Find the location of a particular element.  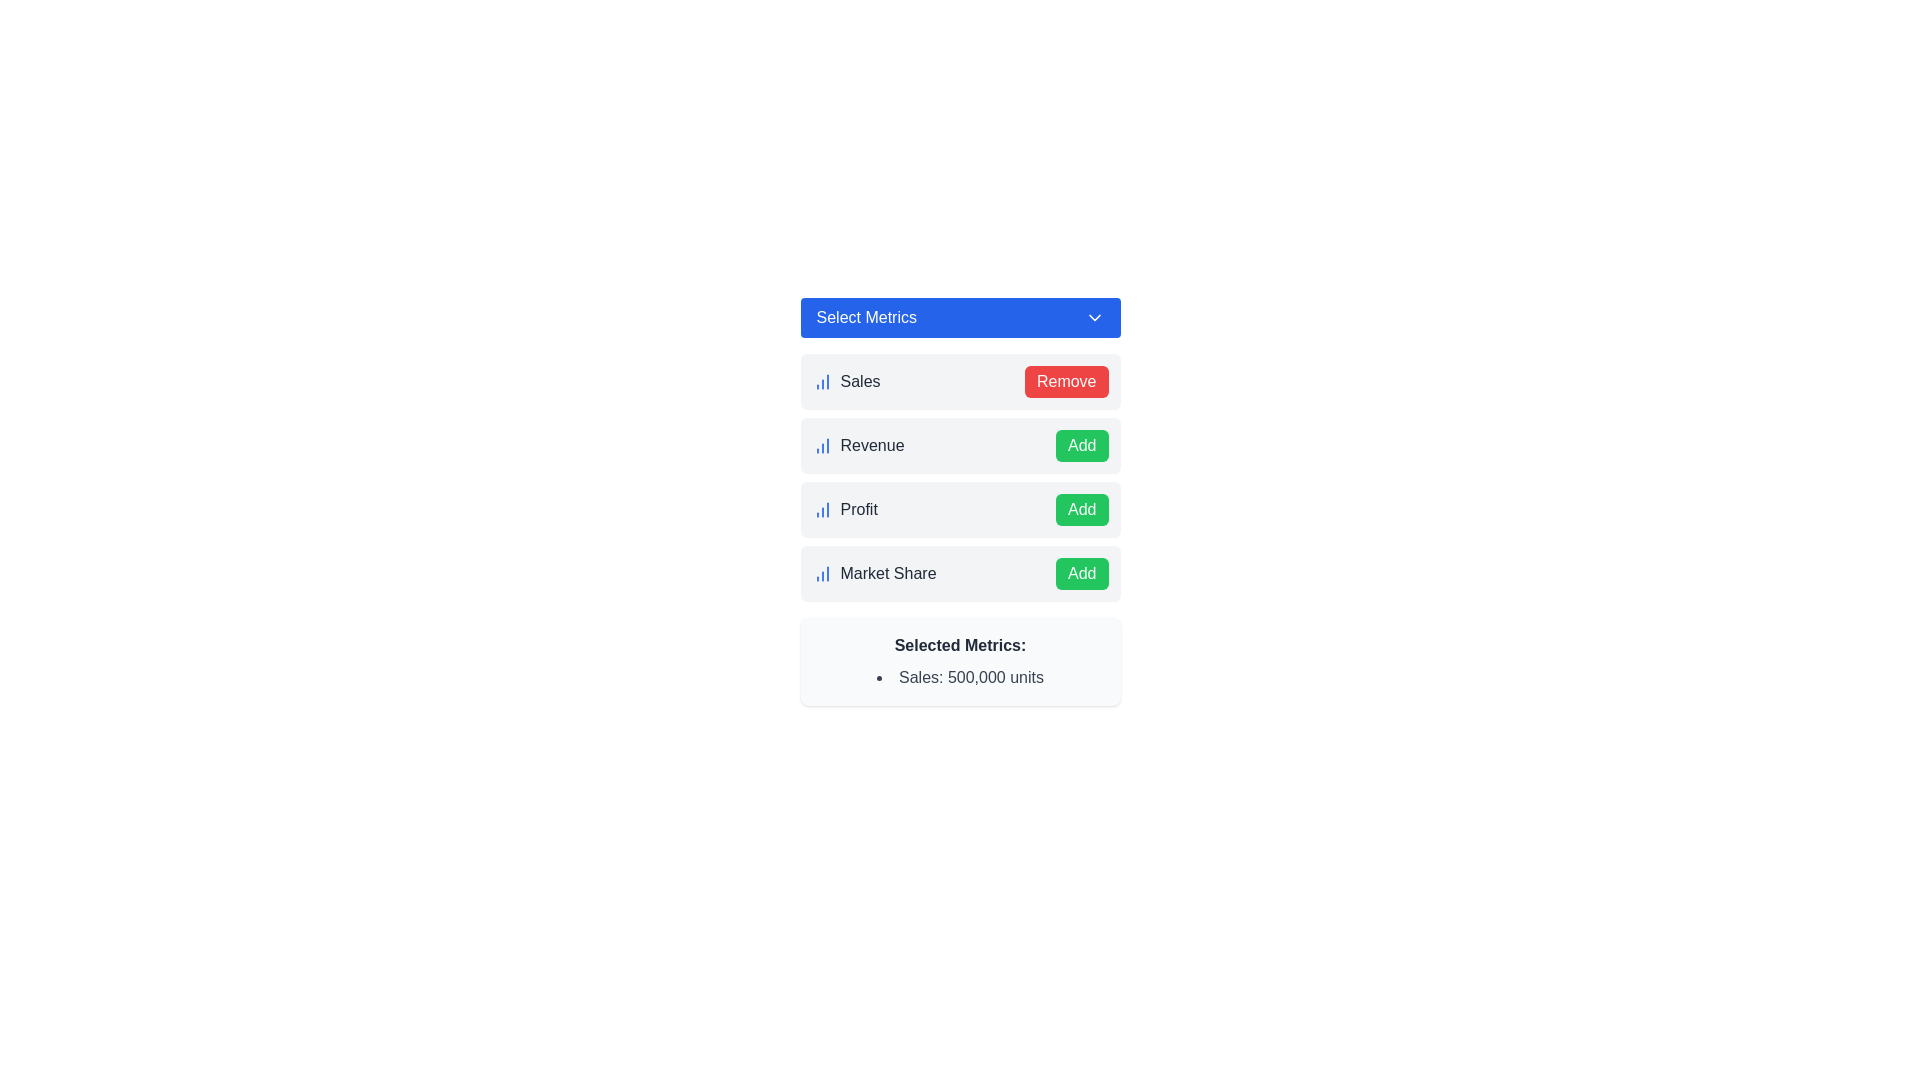

the 'Add Revenue' button located in the second row, right side of the 'Revenue' label is located at coordinates (1081, 445).